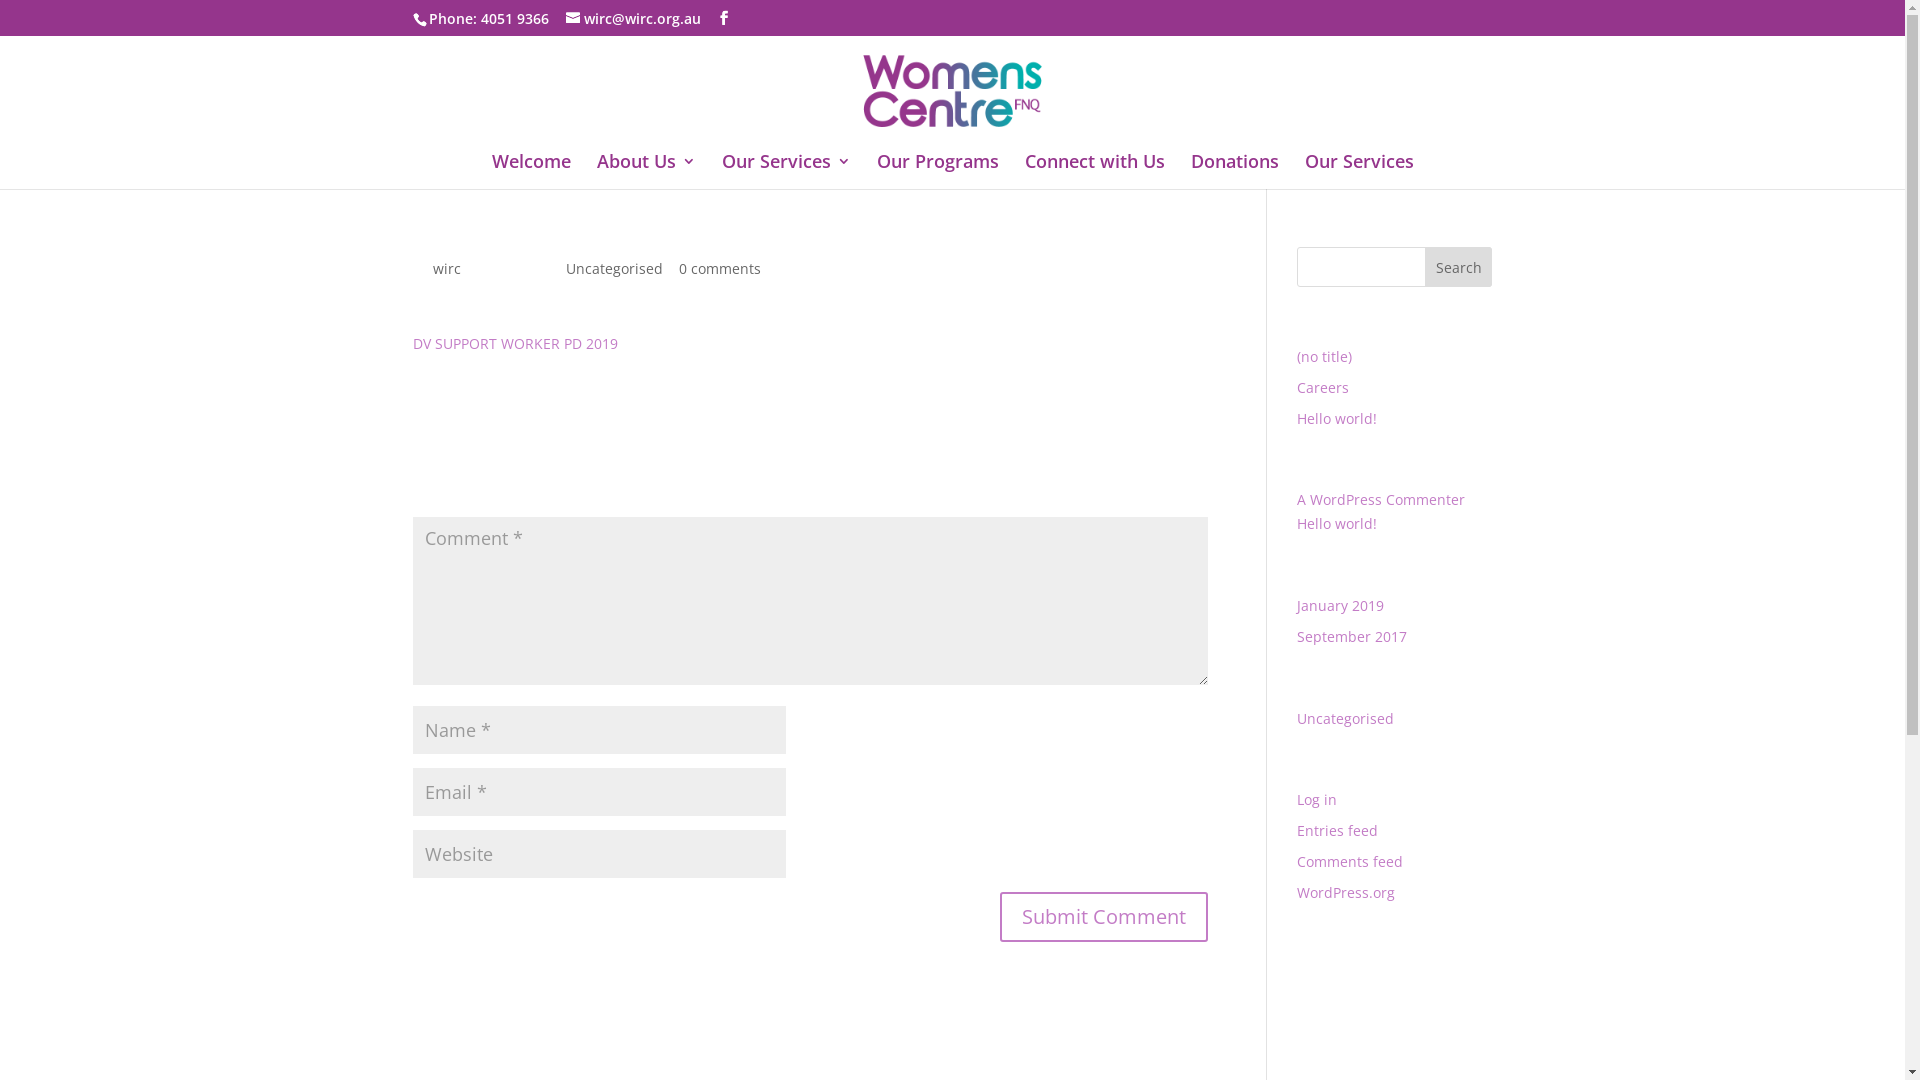  I want to click on 'A WordPress Commenter', so click(1296, 498).